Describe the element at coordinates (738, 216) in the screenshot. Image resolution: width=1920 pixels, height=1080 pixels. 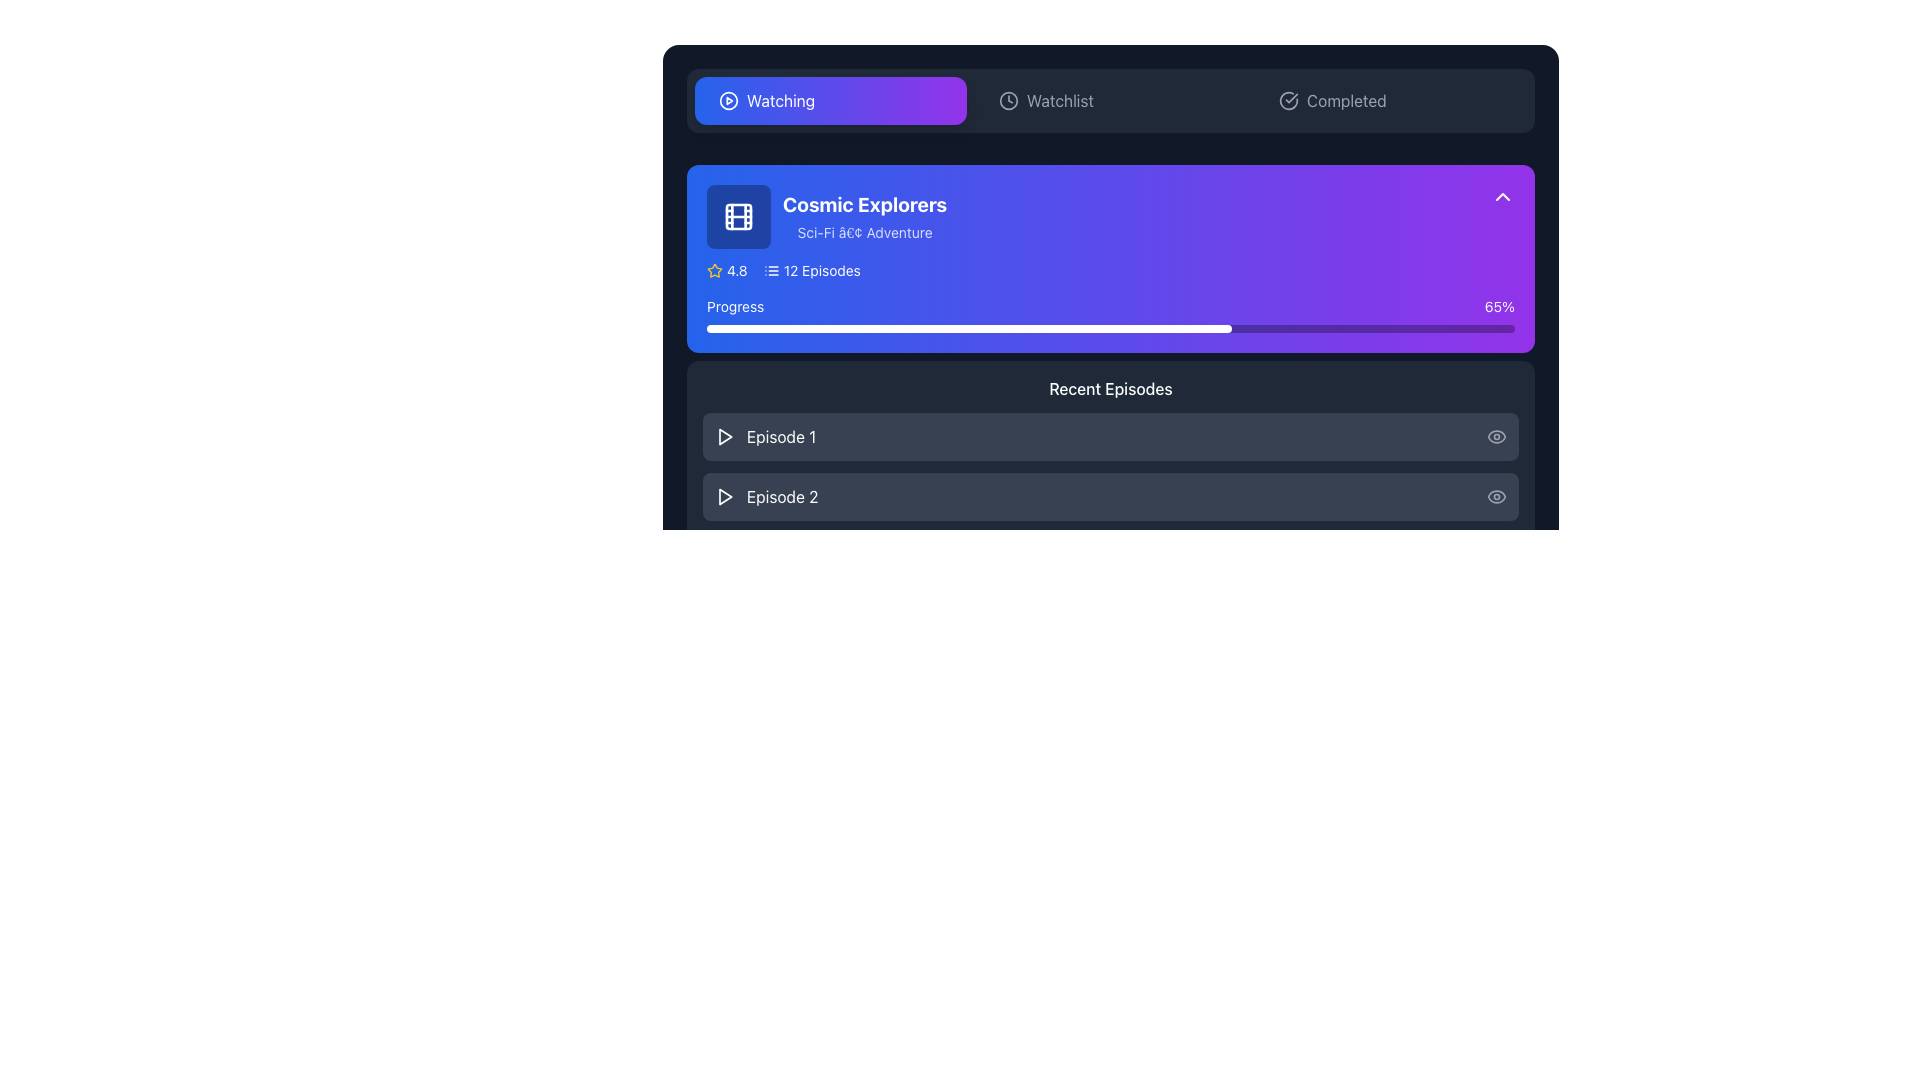
I see `the icon representing 'Cosmic Explorers', located to the left of the title and details` at that location.